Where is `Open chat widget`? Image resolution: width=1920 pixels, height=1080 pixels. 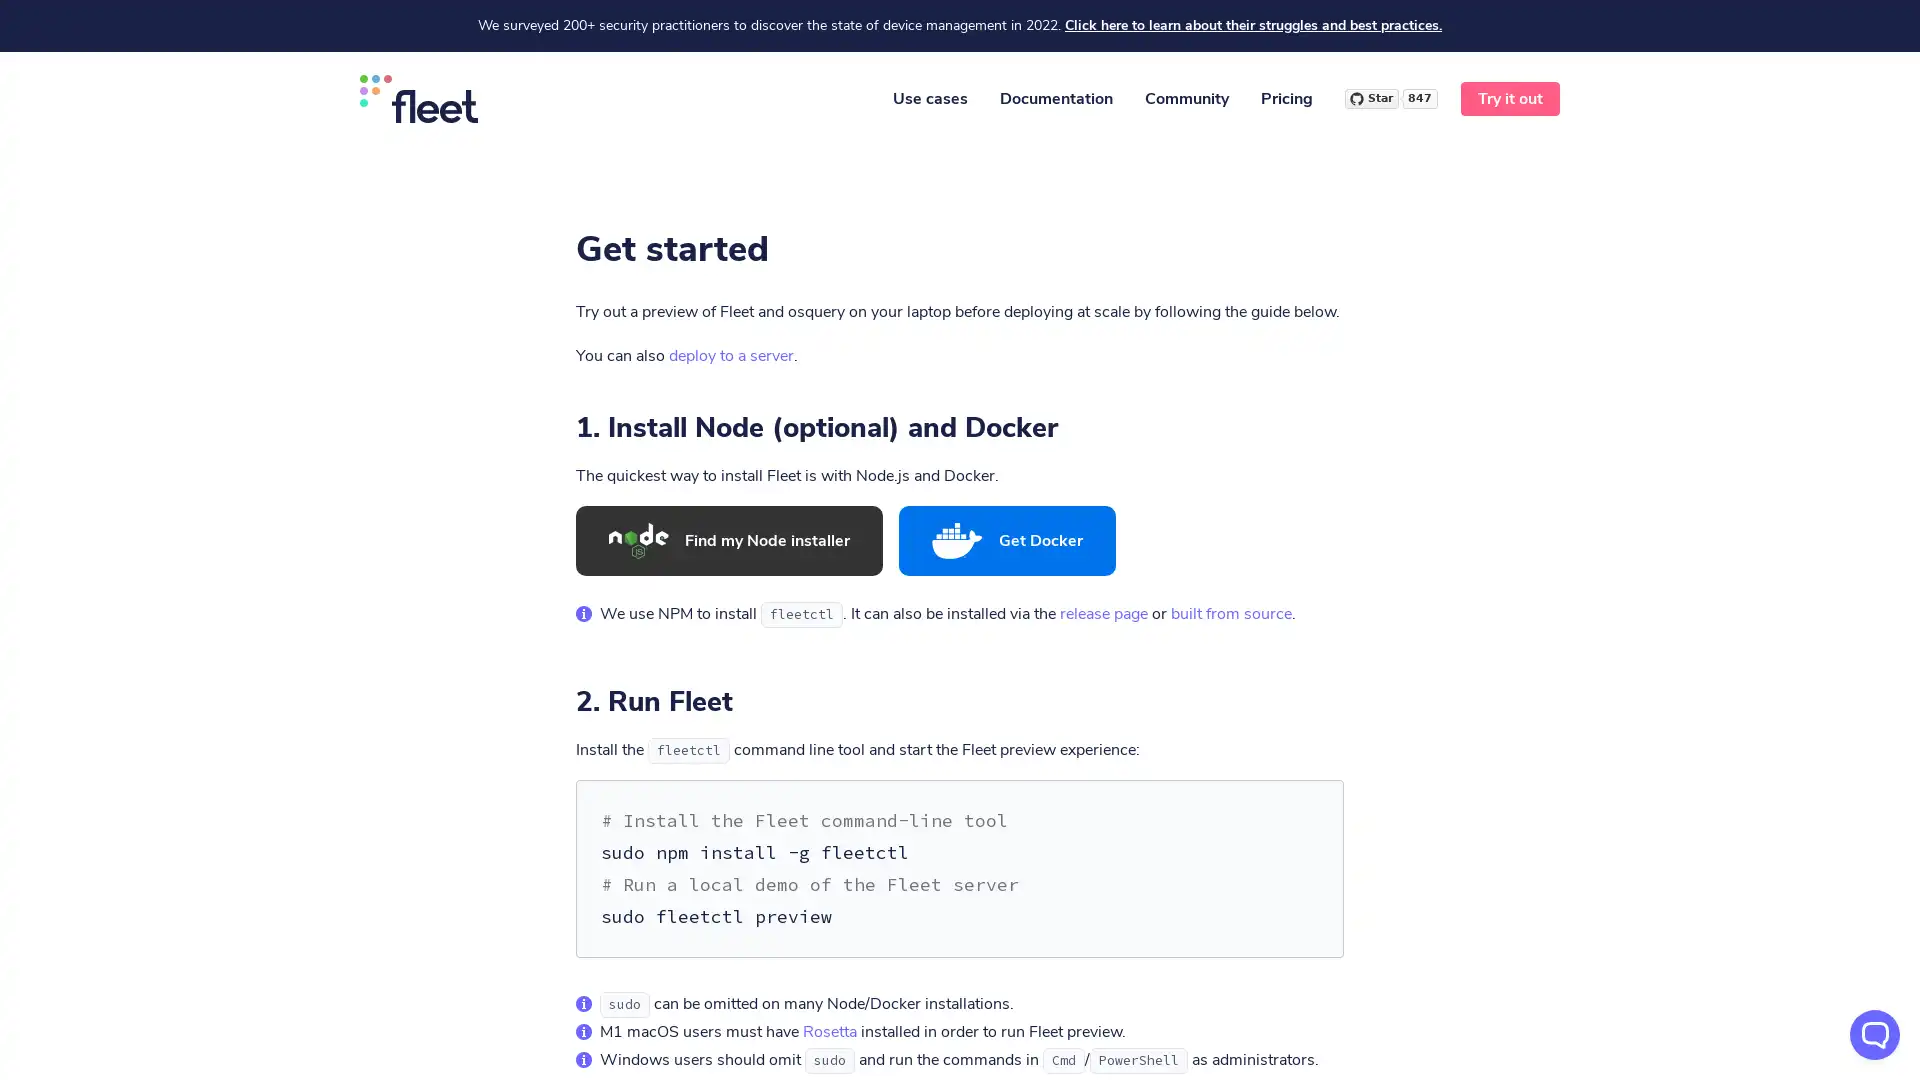
Open chat widget is located at coordinates (1874, 1034).